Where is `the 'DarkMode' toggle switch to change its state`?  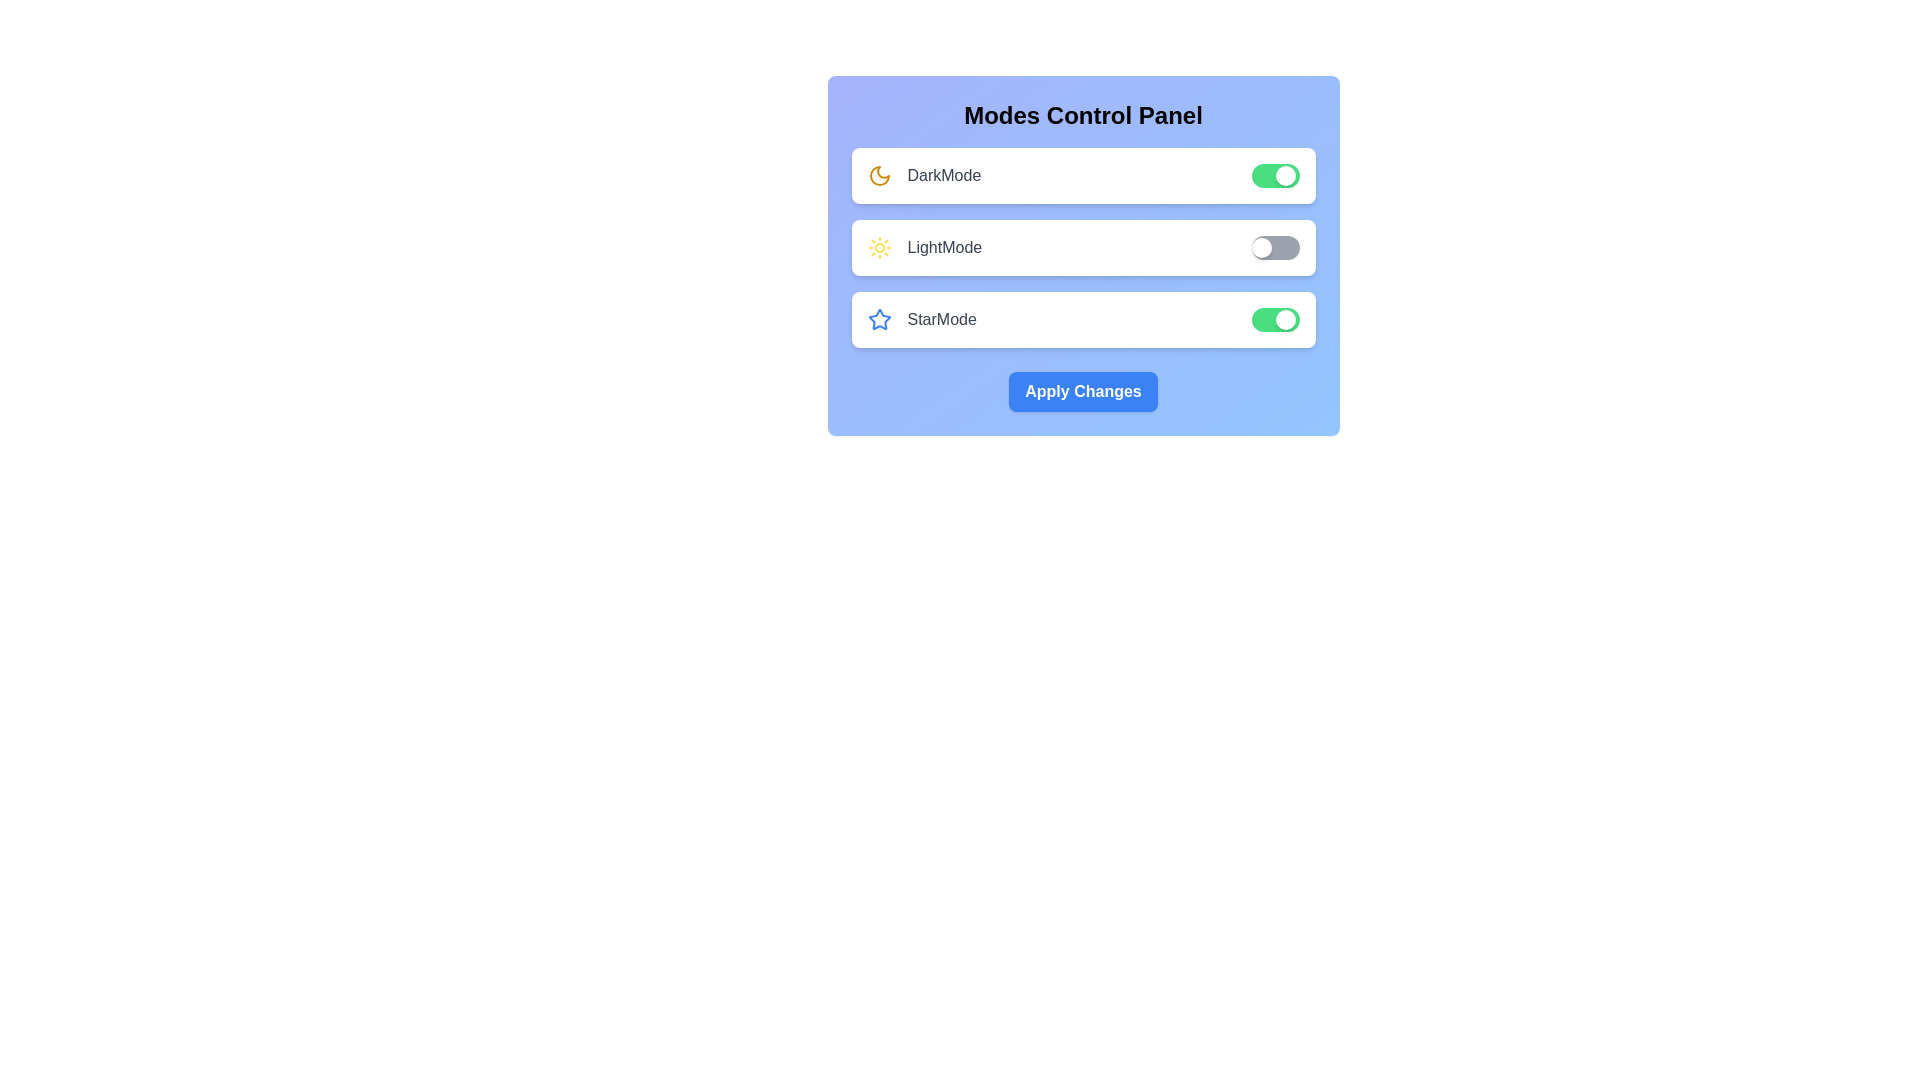 the 'DarkMode' toggle switch to change its state is located at coordinates (1274, 175).